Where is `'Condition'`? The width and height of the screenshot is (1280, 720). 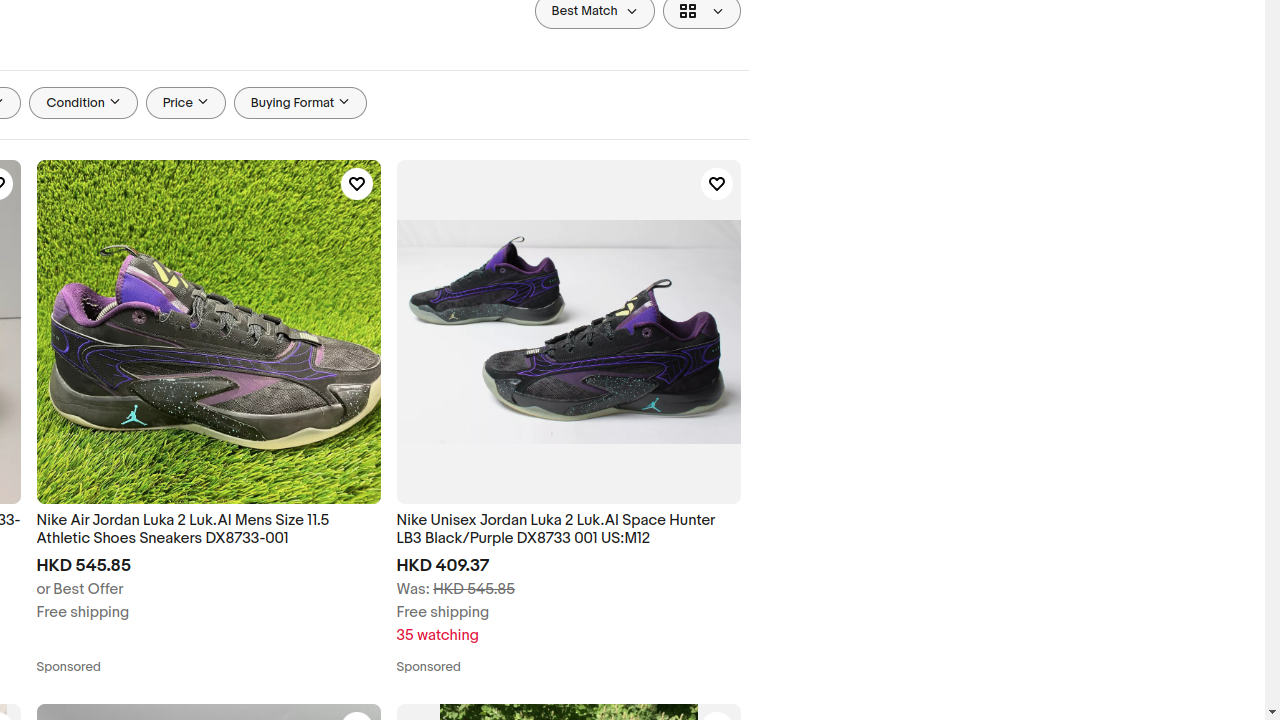 'Condition' is located at coordinates (82, 103).